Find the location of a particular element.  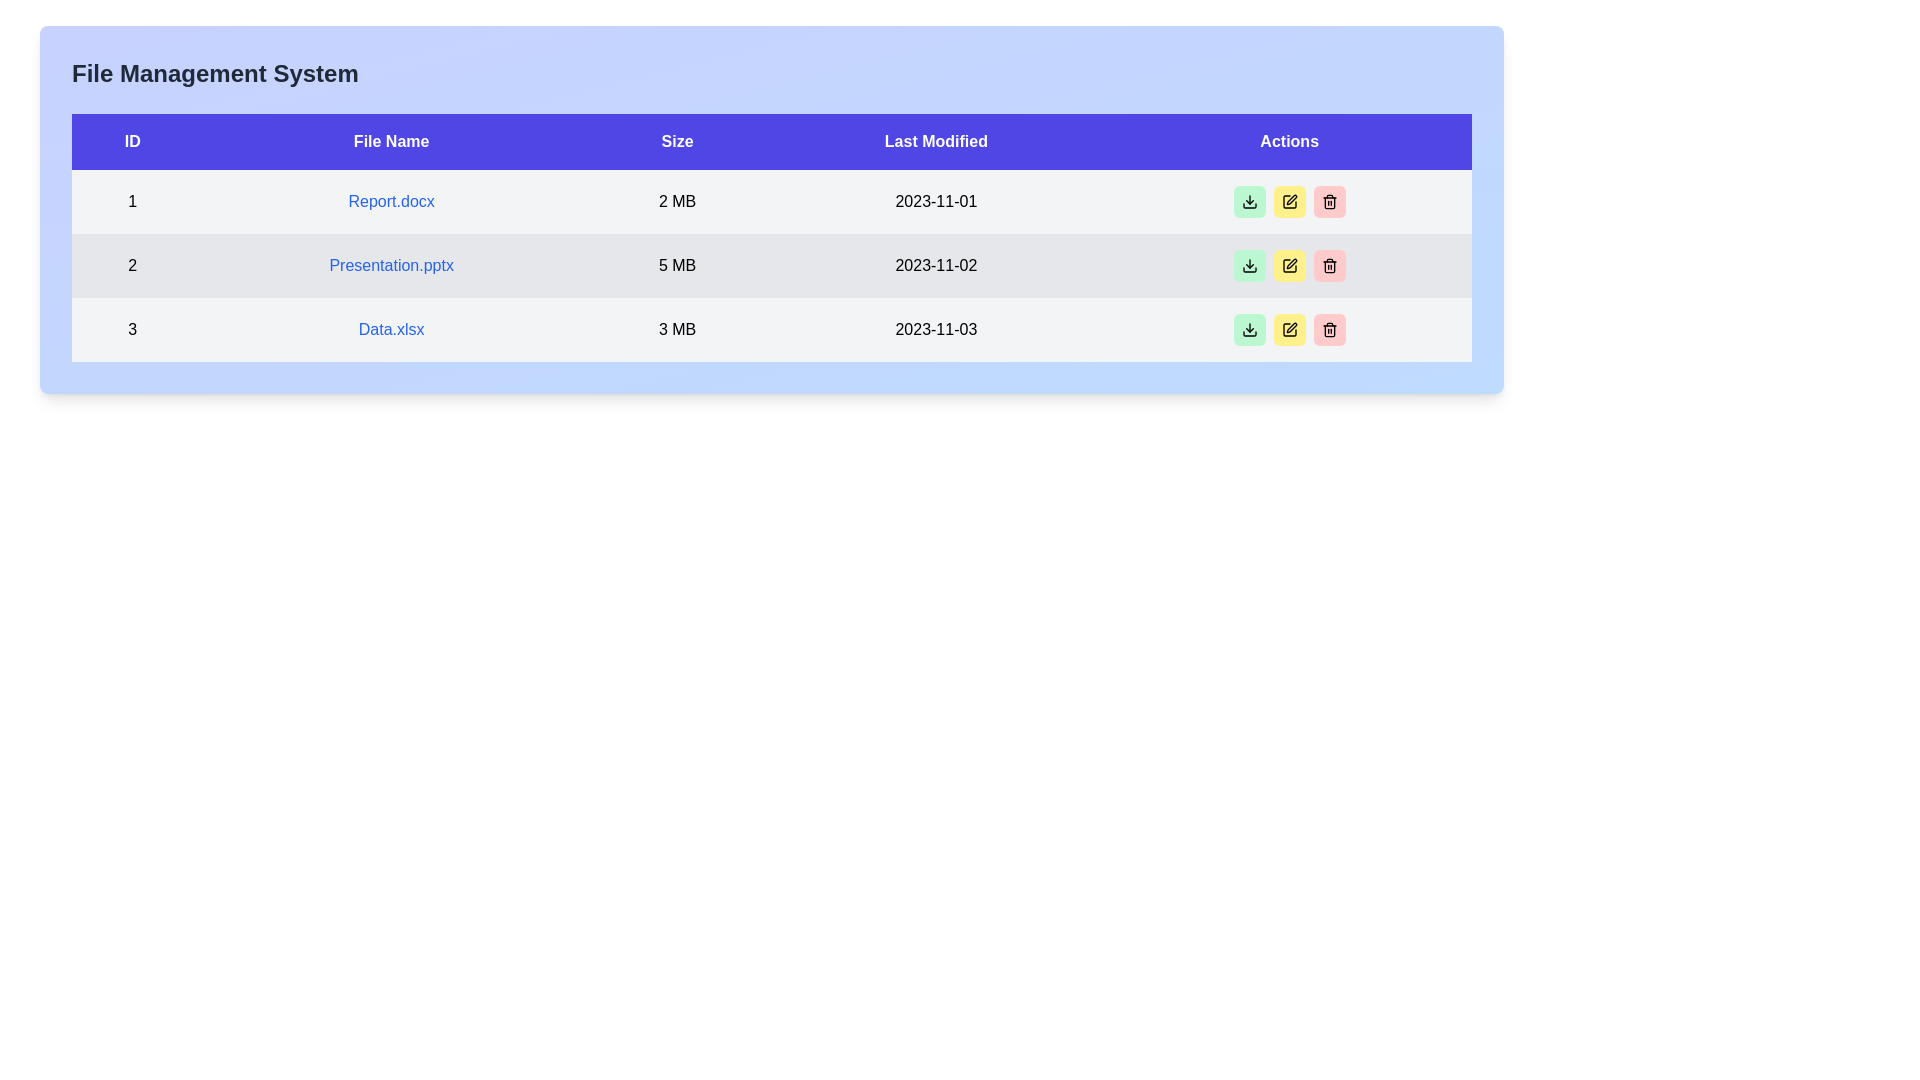

the download button for 'Report.docx' in the Actions column of the first row is located at coordinates (1248, 265).